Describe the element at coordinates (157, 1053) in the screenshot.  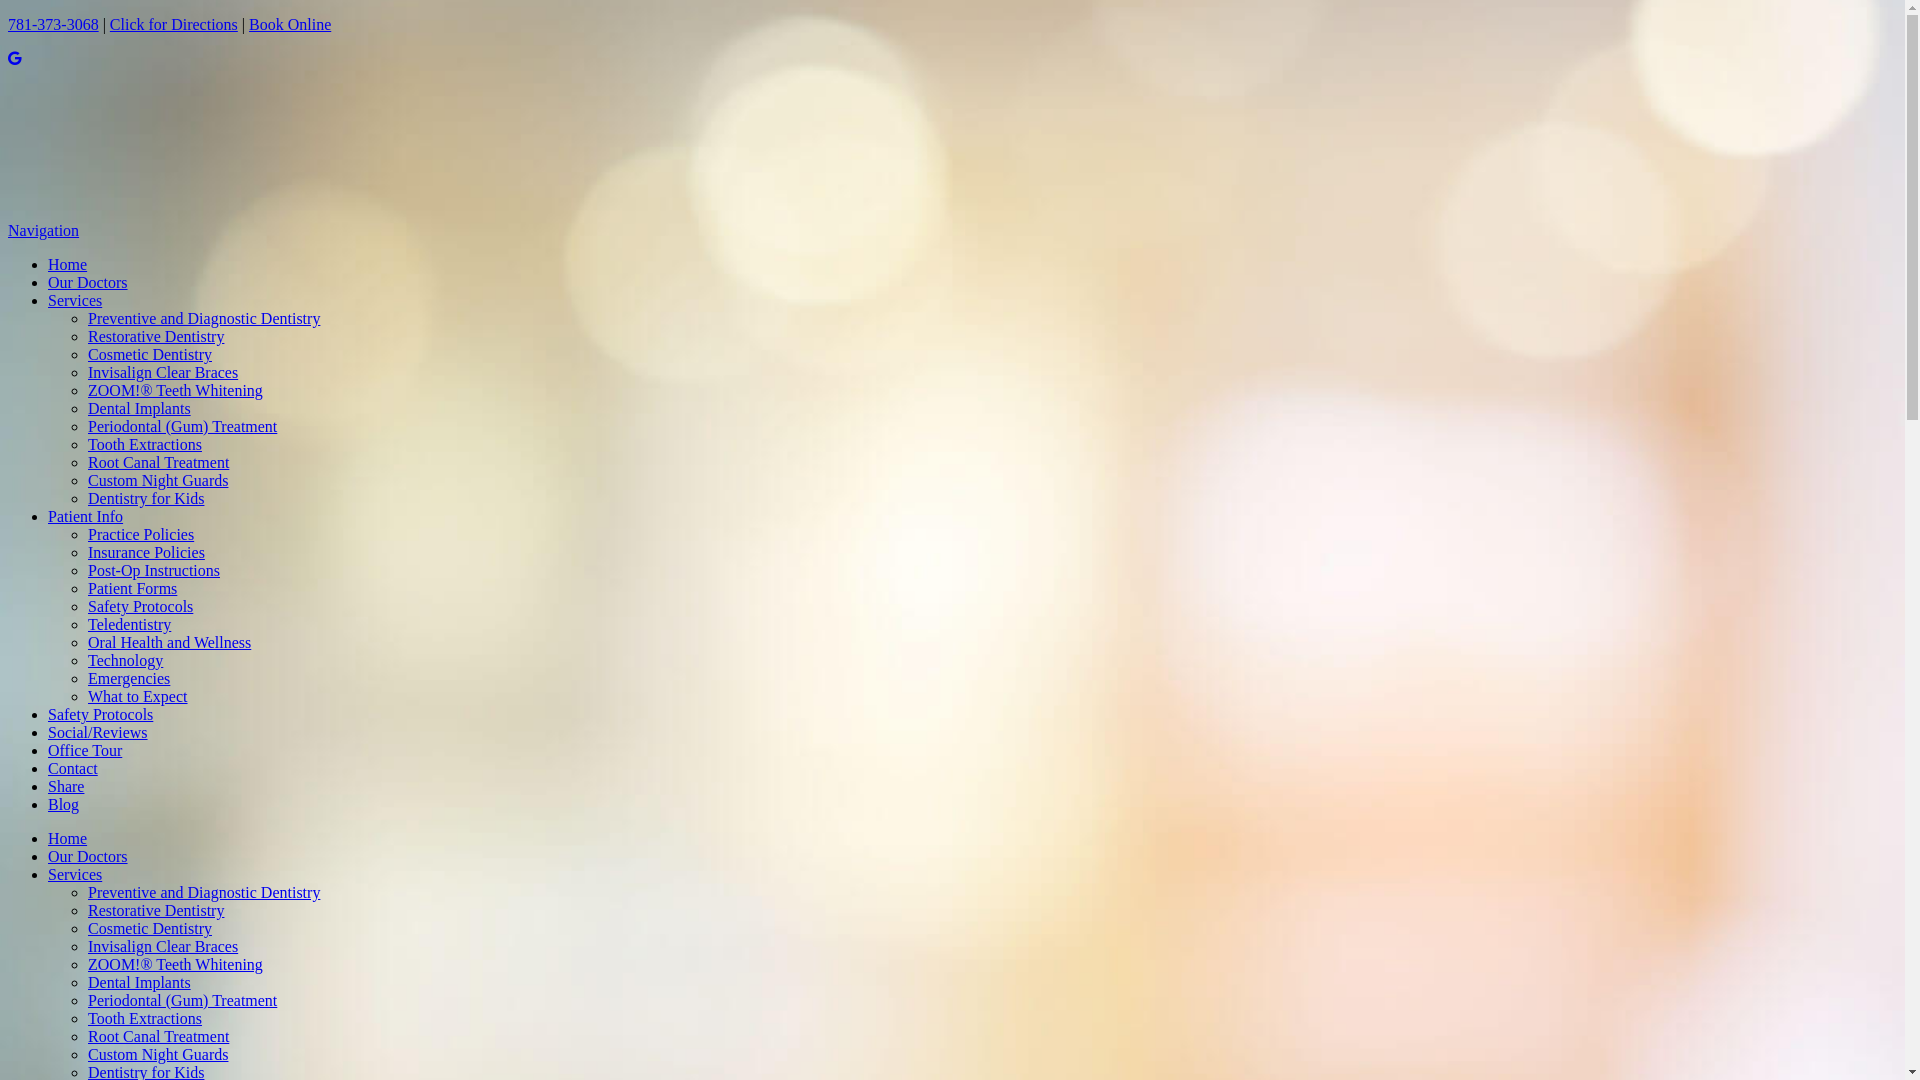
I see `'Custom Night Guards'` at that location.